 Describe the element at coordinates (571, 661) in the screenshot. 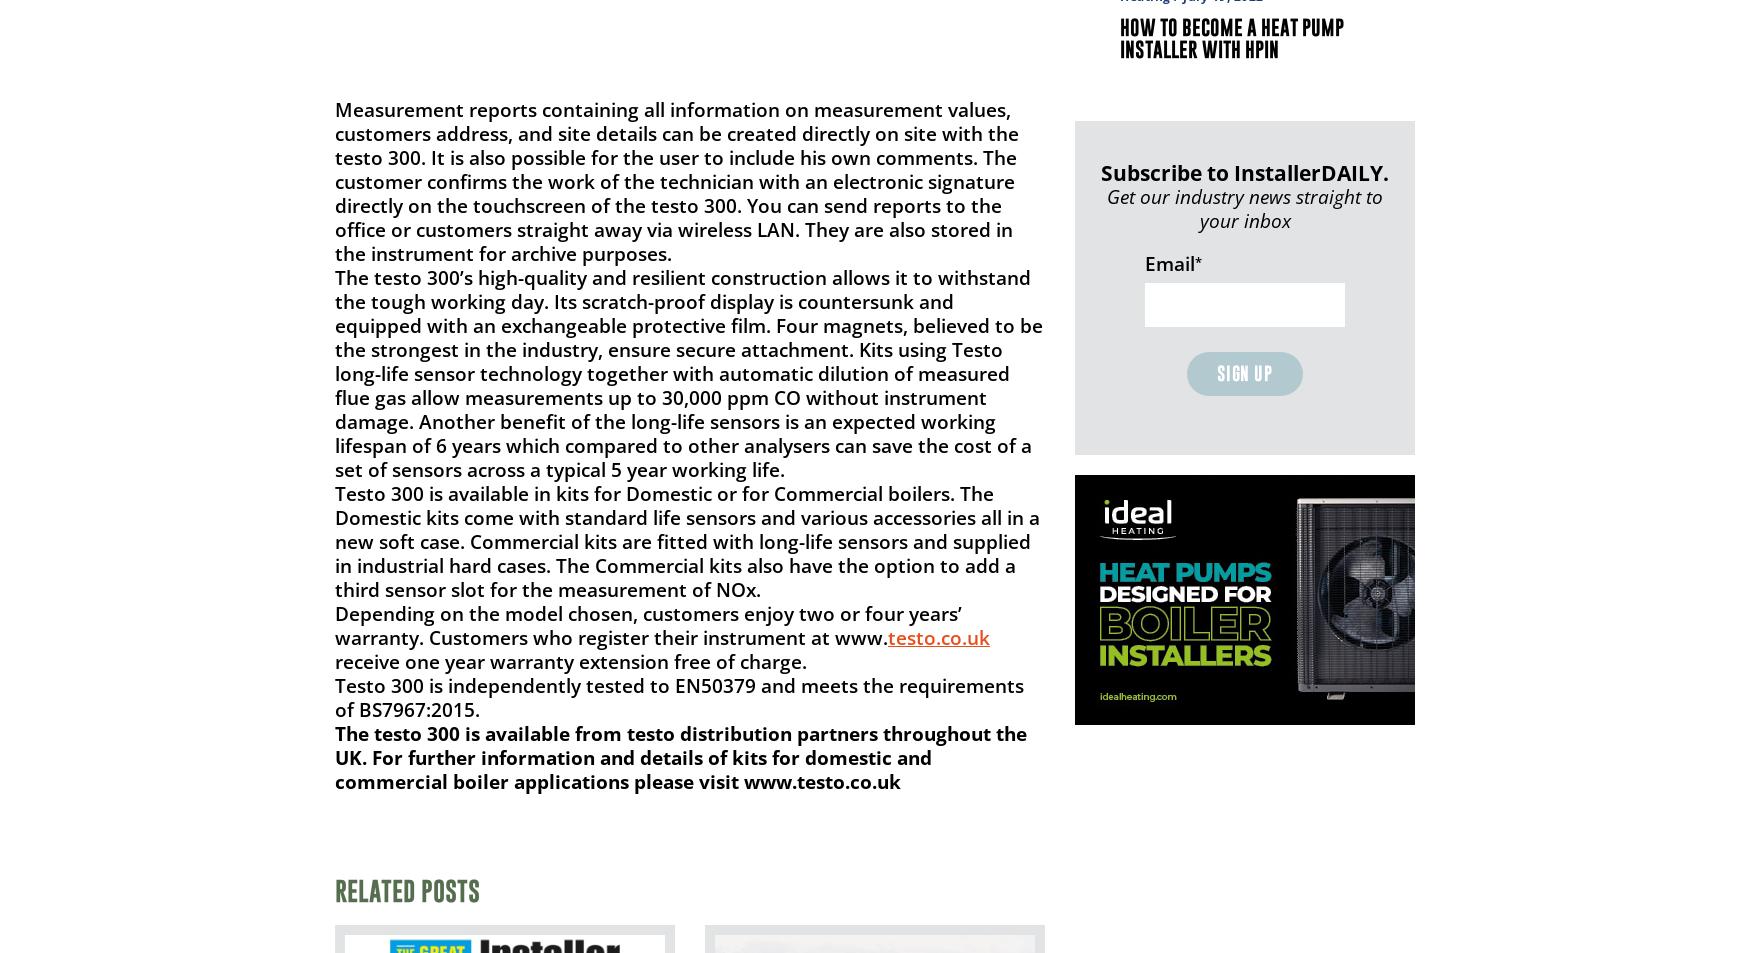

I see `'receive one year warranty extension free of charge.'` at that location.